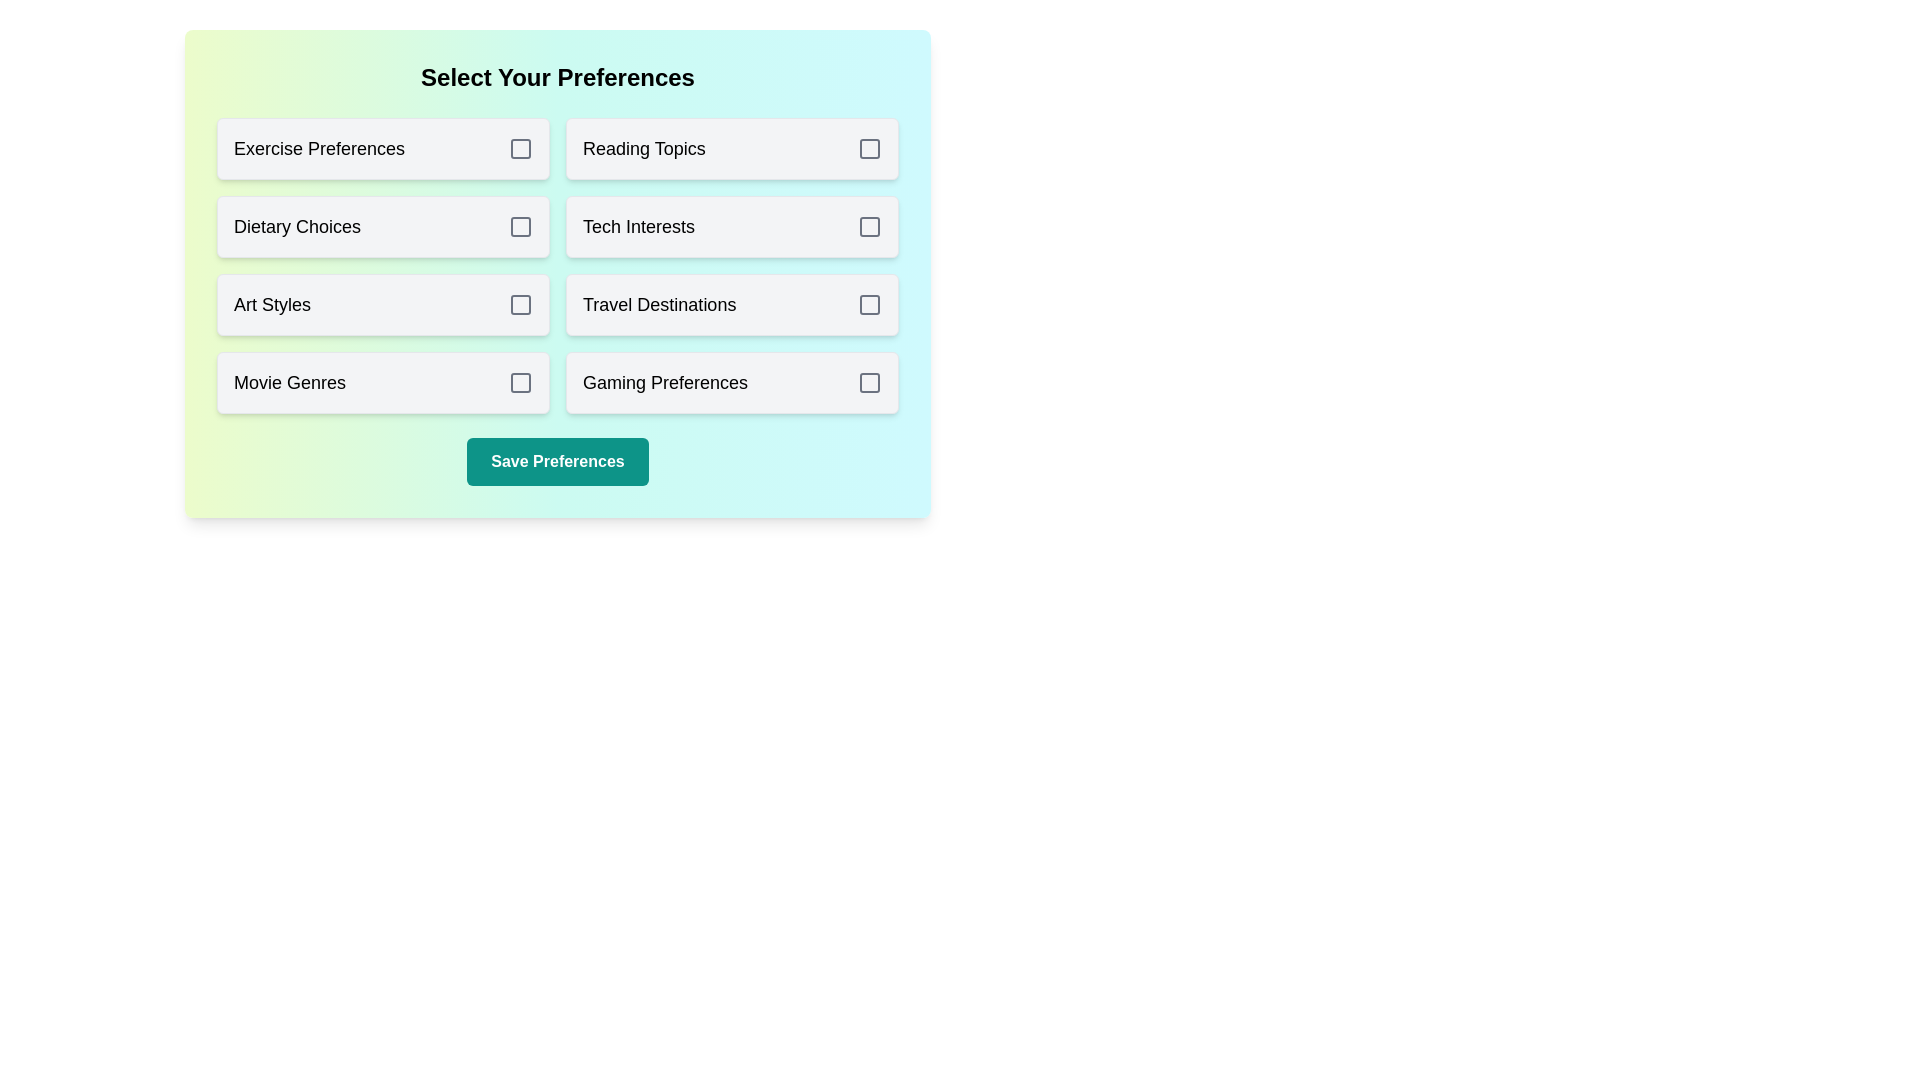 The image size is (1920, 1080). I want to click on the preference option Movie Genres, so click(383, 382).